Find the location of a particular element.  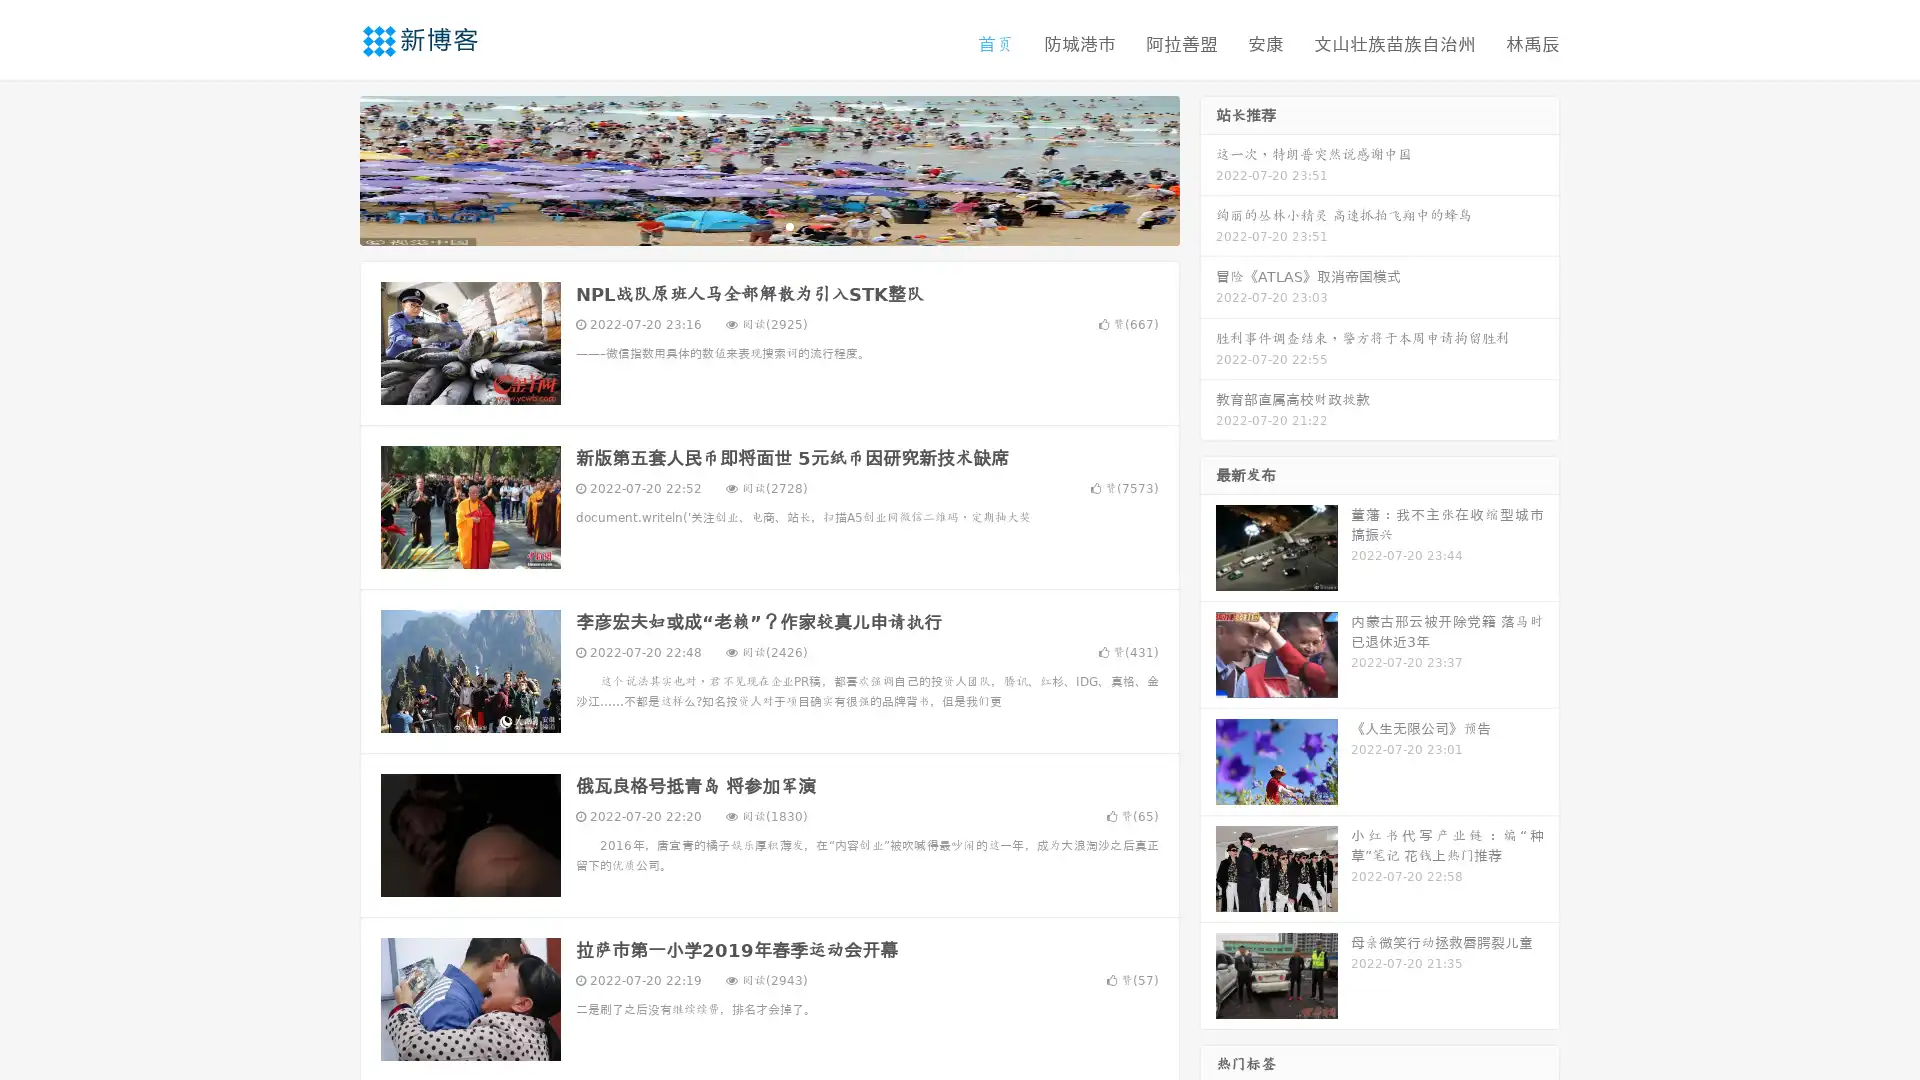

Go to slide 3 is located at coordinates (789, 225).